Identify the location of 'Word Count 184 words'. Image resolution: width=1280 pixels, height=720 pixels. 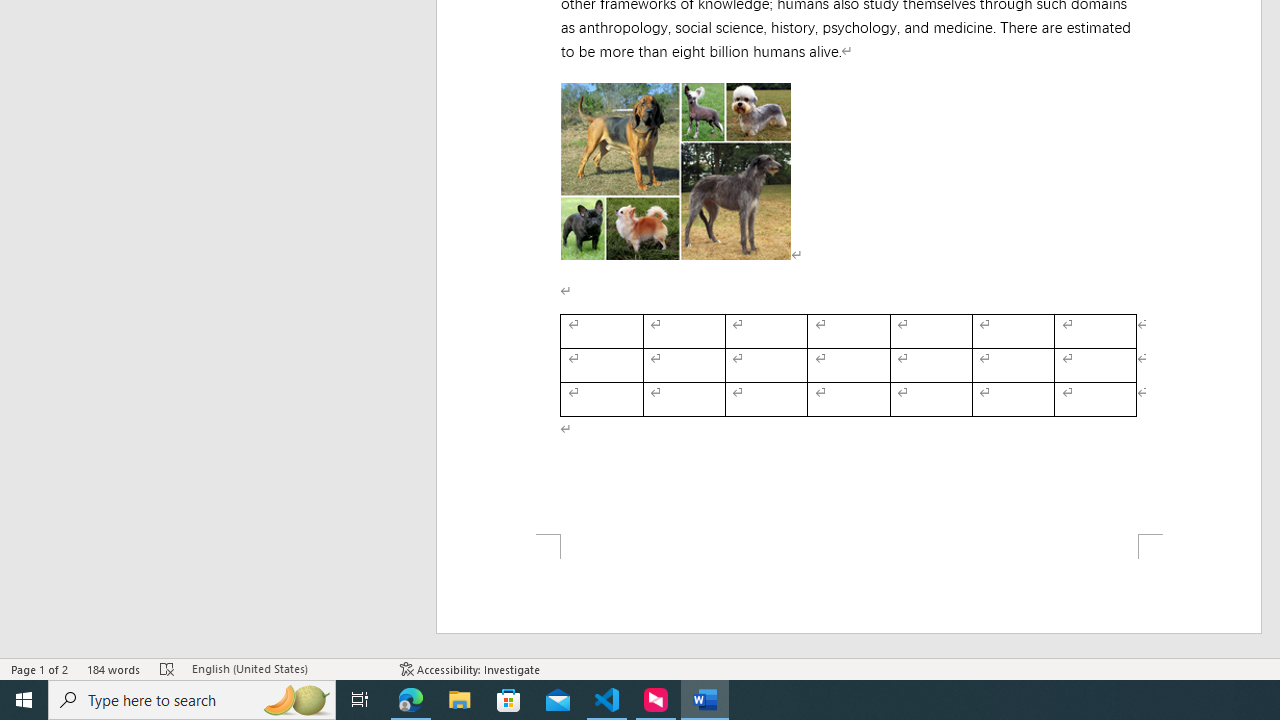
(112, 669).